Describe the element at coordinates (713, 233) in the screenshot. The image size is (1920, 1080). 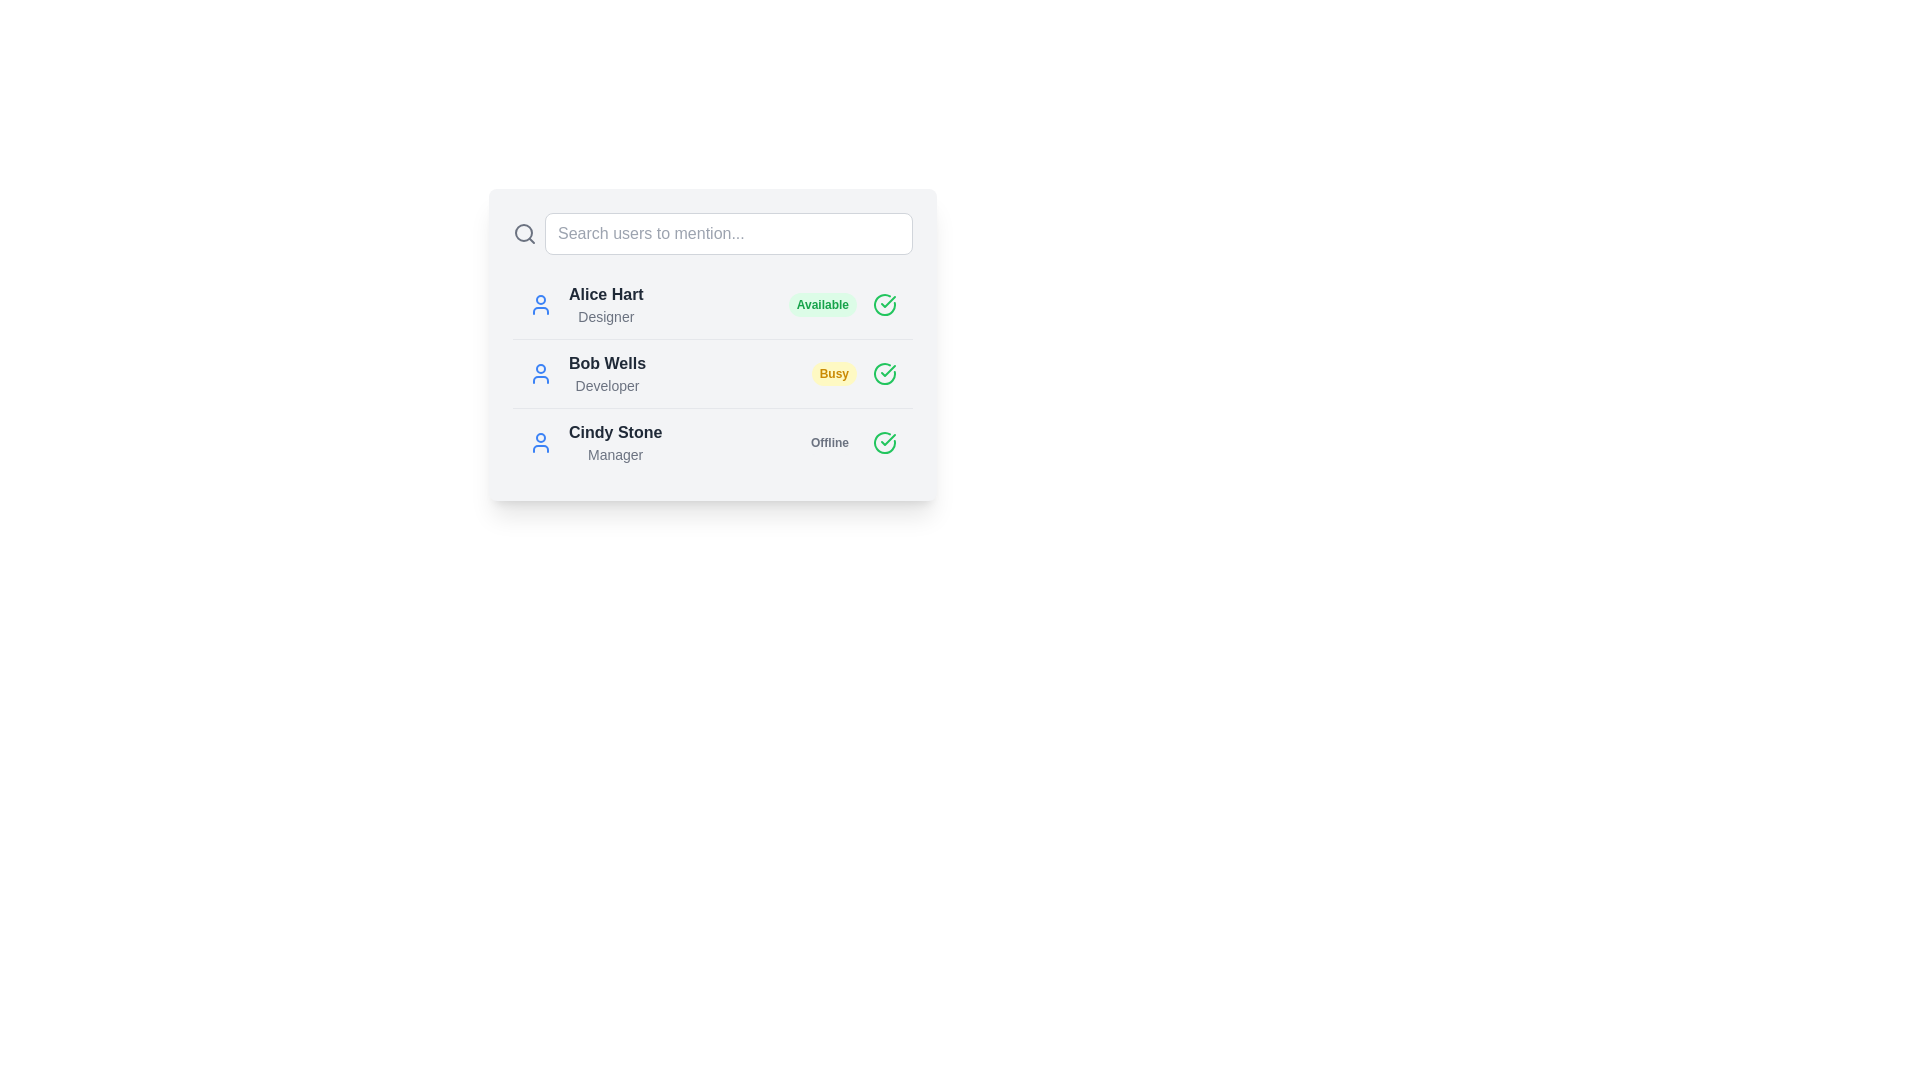
I see `the search input box at the top of the panel by tabbing into it` at that location.